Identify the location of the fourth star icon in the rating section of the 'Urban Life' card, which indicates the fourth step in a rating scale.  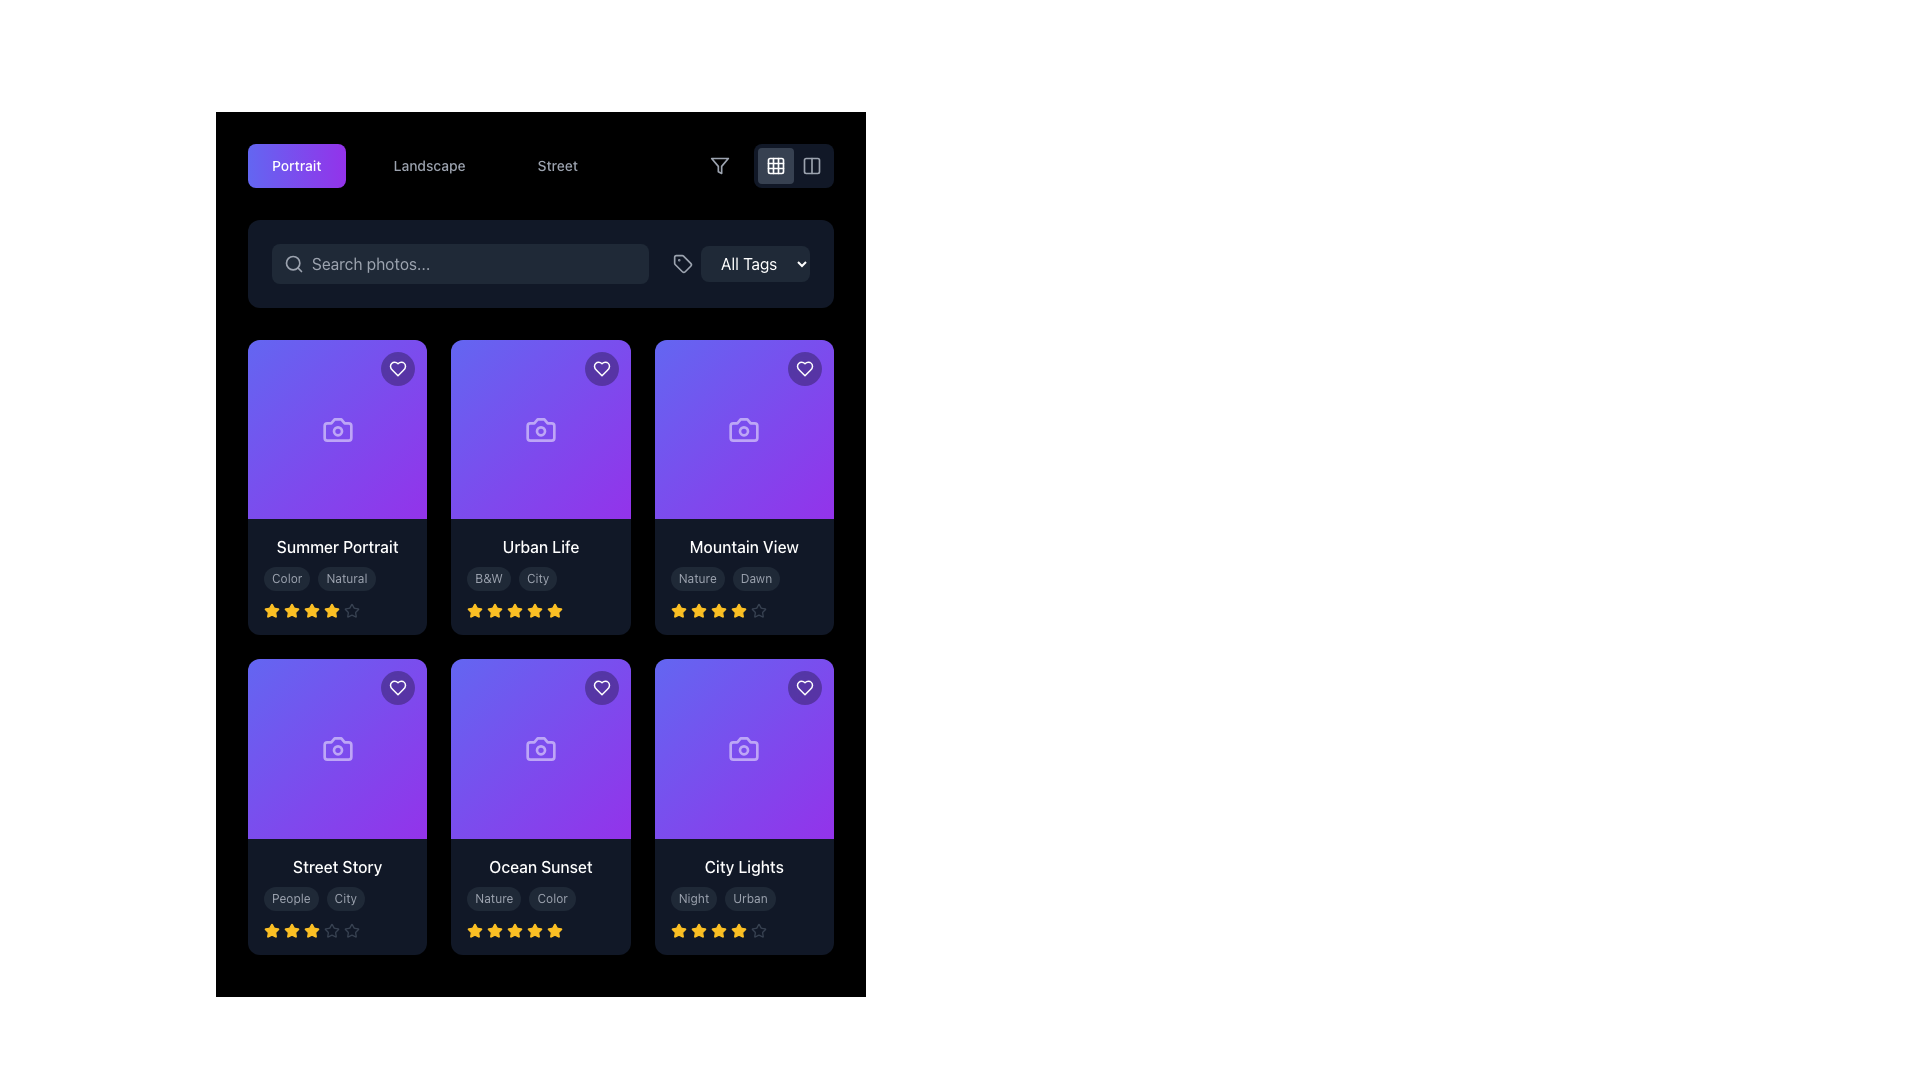
(555, 610).